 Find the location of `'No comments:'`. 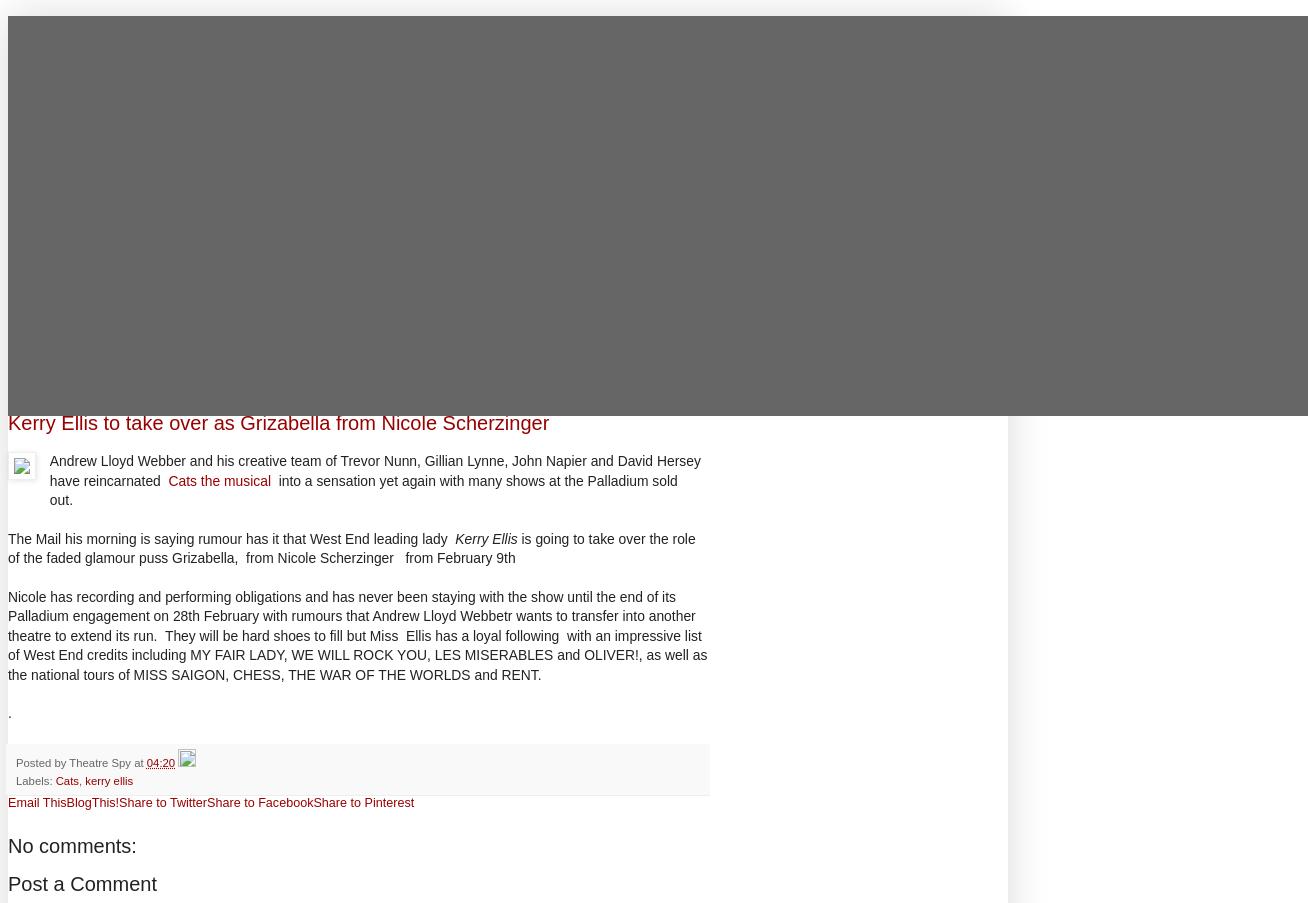

'No comments:' is located at coordinates (71, 846).